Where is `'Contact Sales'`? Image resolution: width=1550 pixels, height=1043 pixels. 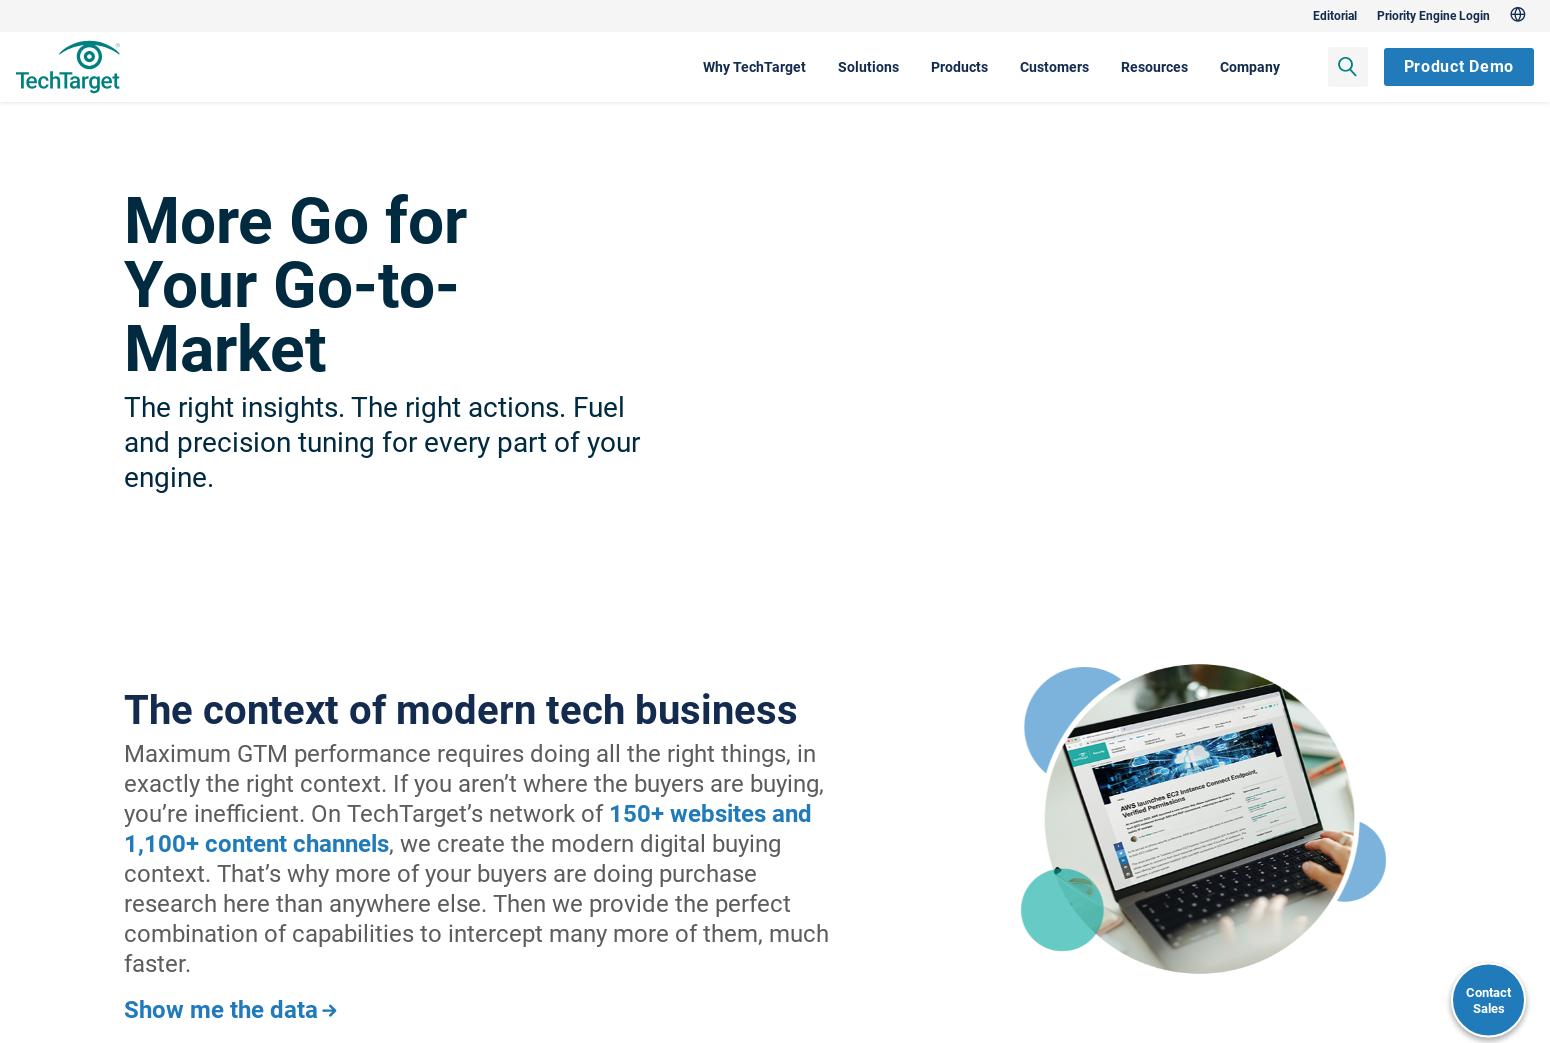
'Contact Sales' is located at coordinates (1464, 999).